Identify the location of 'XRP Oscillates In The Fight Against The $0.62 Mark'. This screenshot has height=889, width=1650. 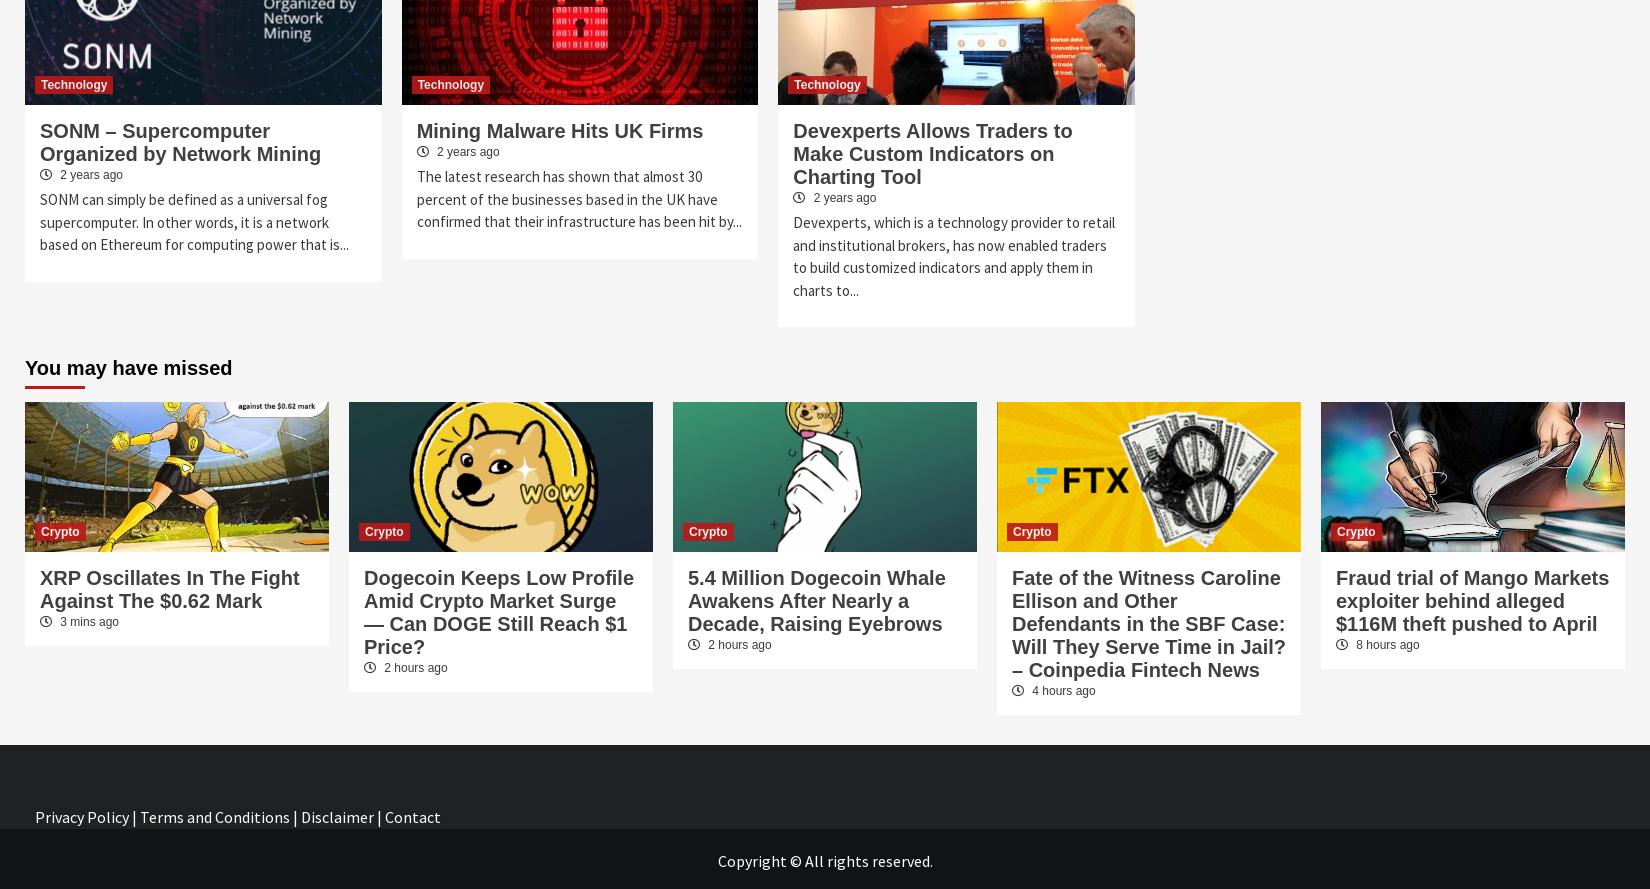
(169, 588).